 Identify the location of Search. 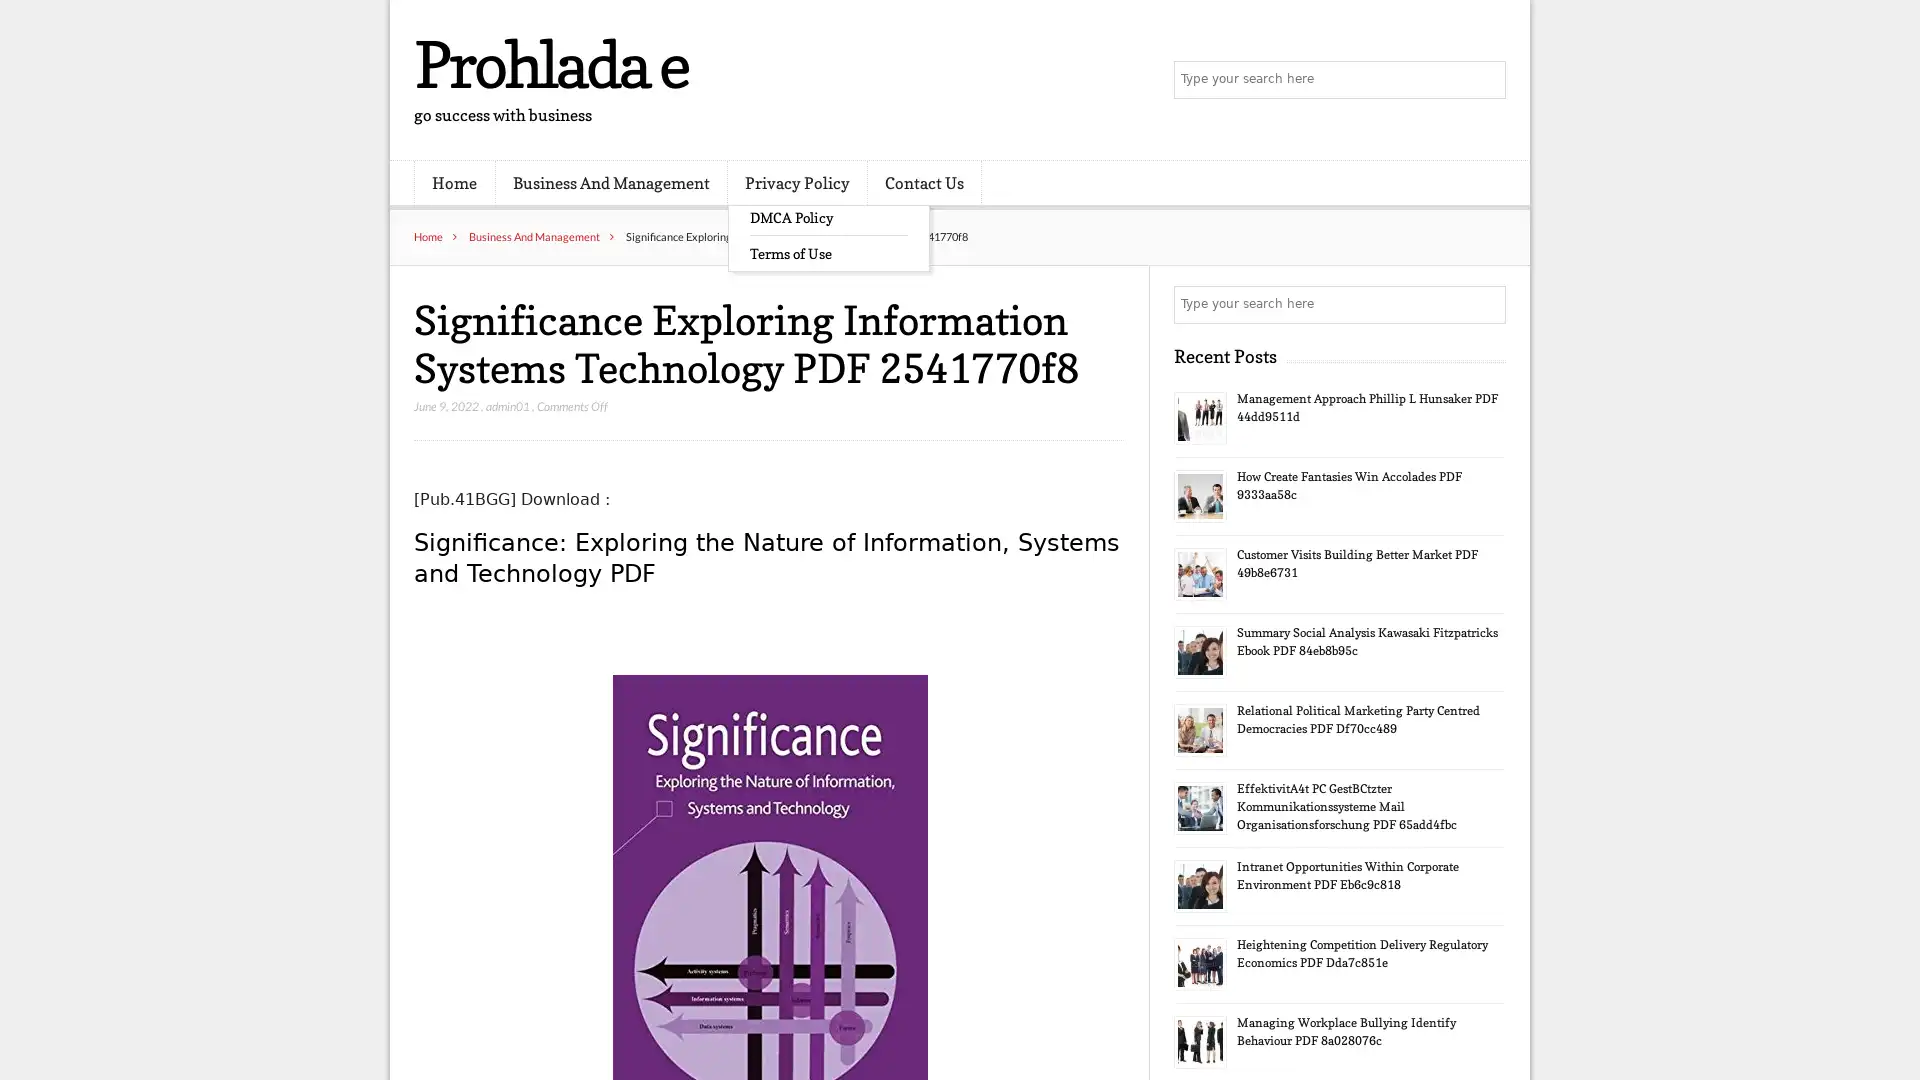
(1485, 80).